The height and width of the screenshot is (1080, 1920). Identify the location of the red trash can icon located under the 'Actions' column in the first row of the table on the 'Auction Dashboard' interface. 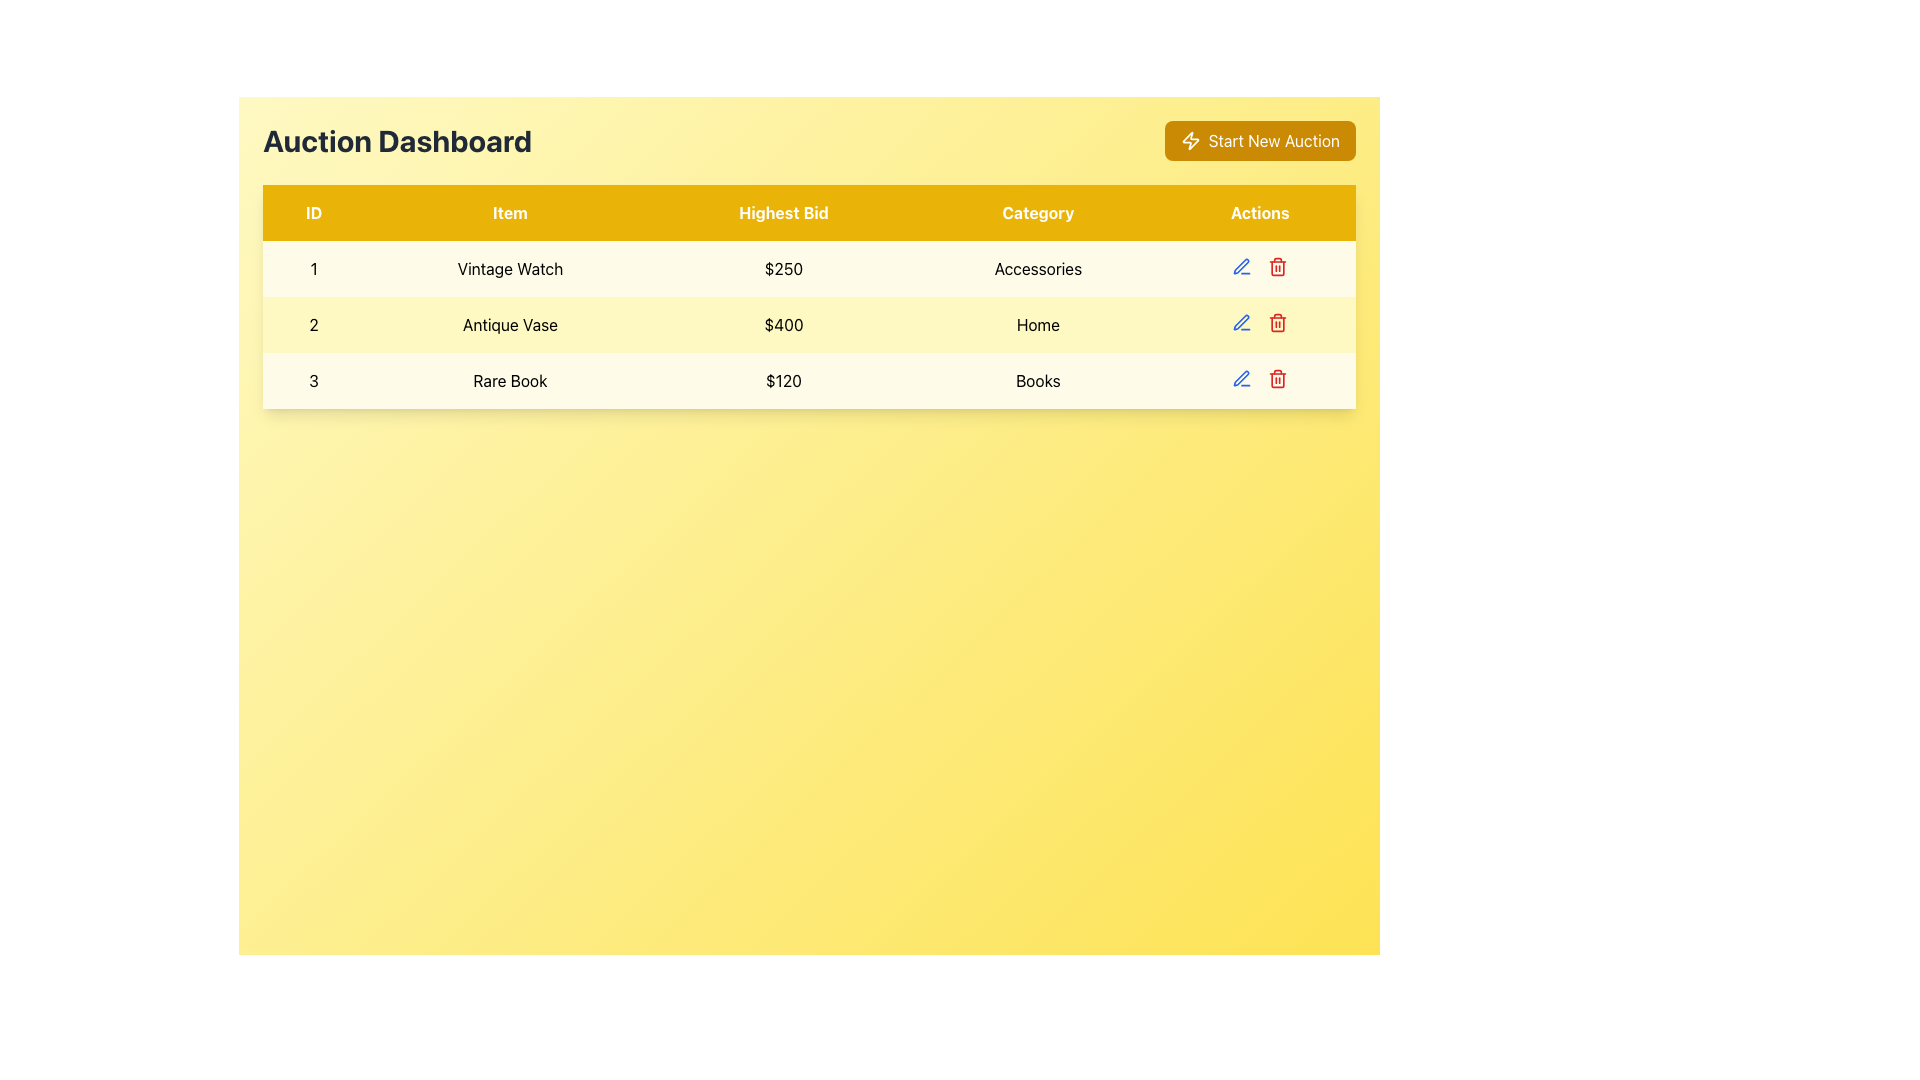
(1276, 265).